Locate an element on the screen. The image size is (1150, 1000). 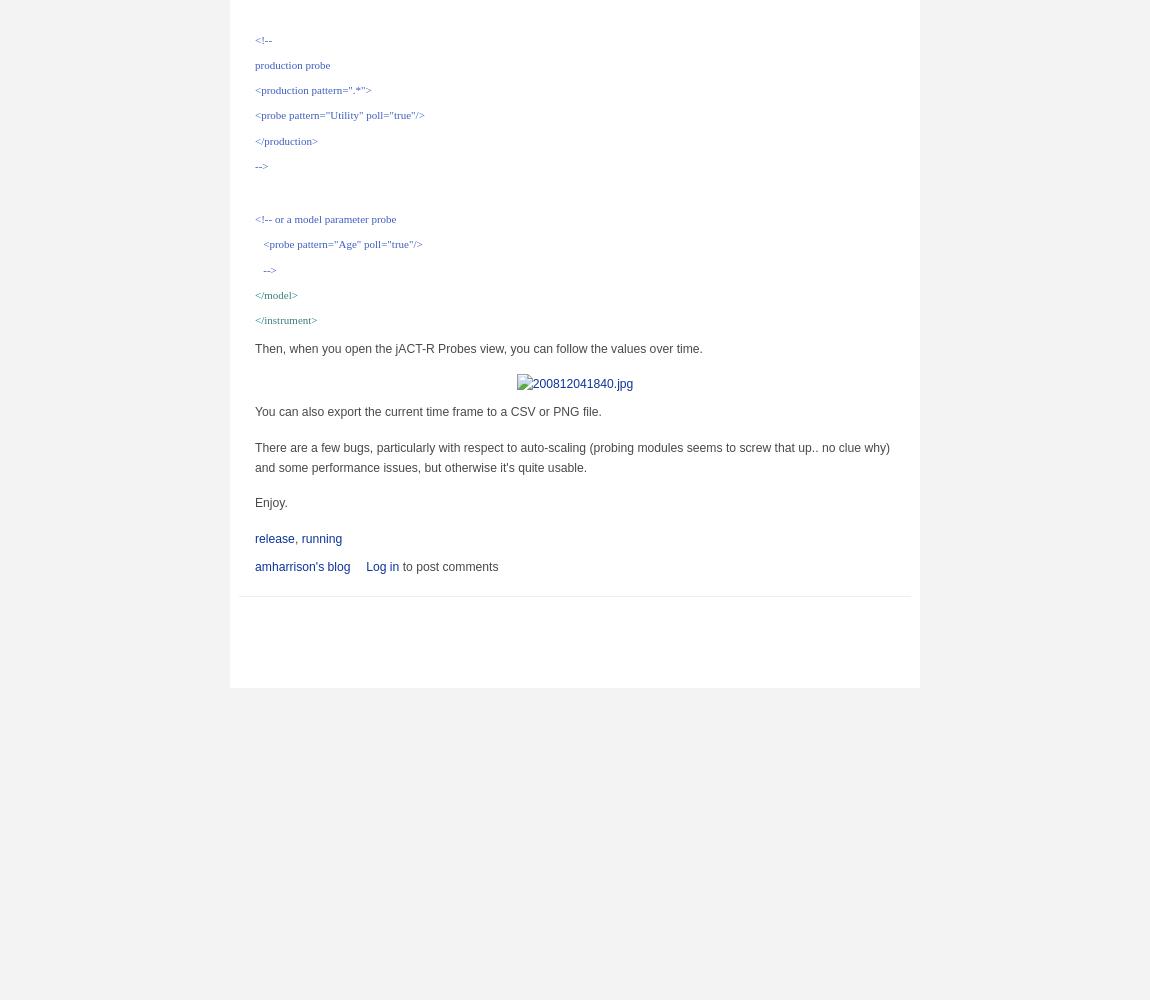
'release' is located at coordinates (273, 538).